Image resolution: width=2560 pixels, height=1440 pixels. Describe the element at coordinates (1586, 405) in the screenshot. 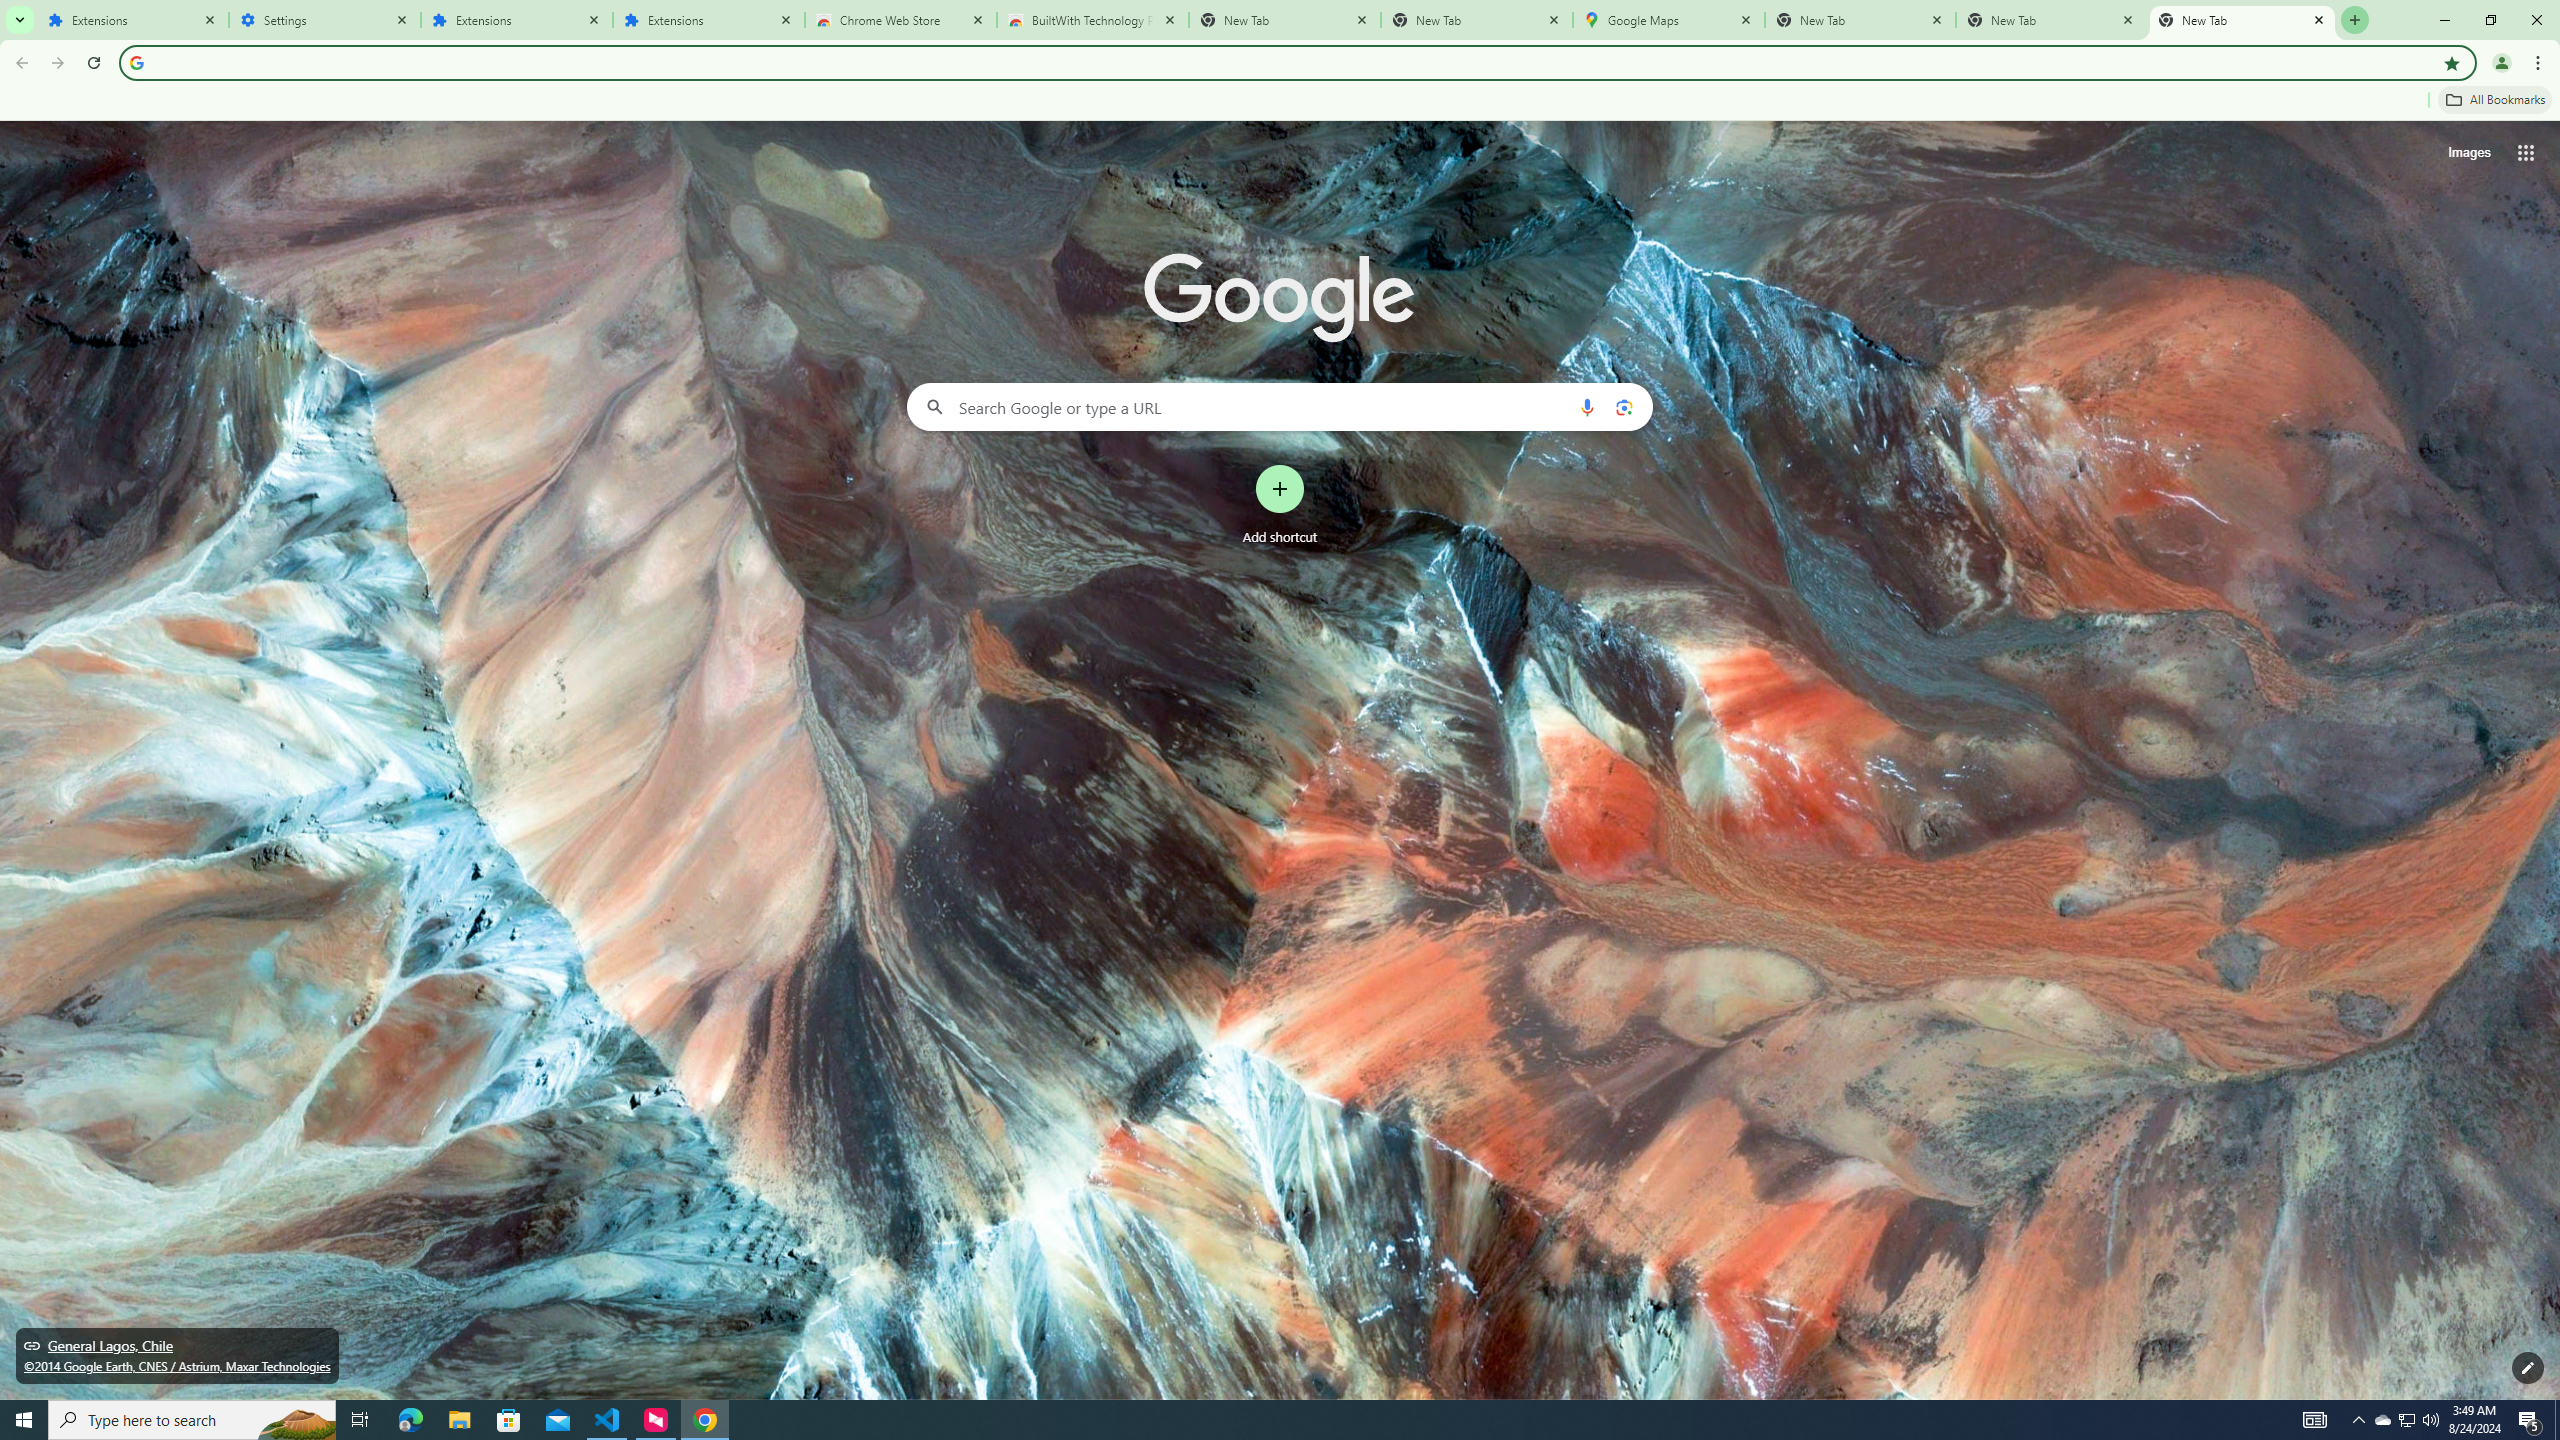

I see `'Search by voice'` at that location.